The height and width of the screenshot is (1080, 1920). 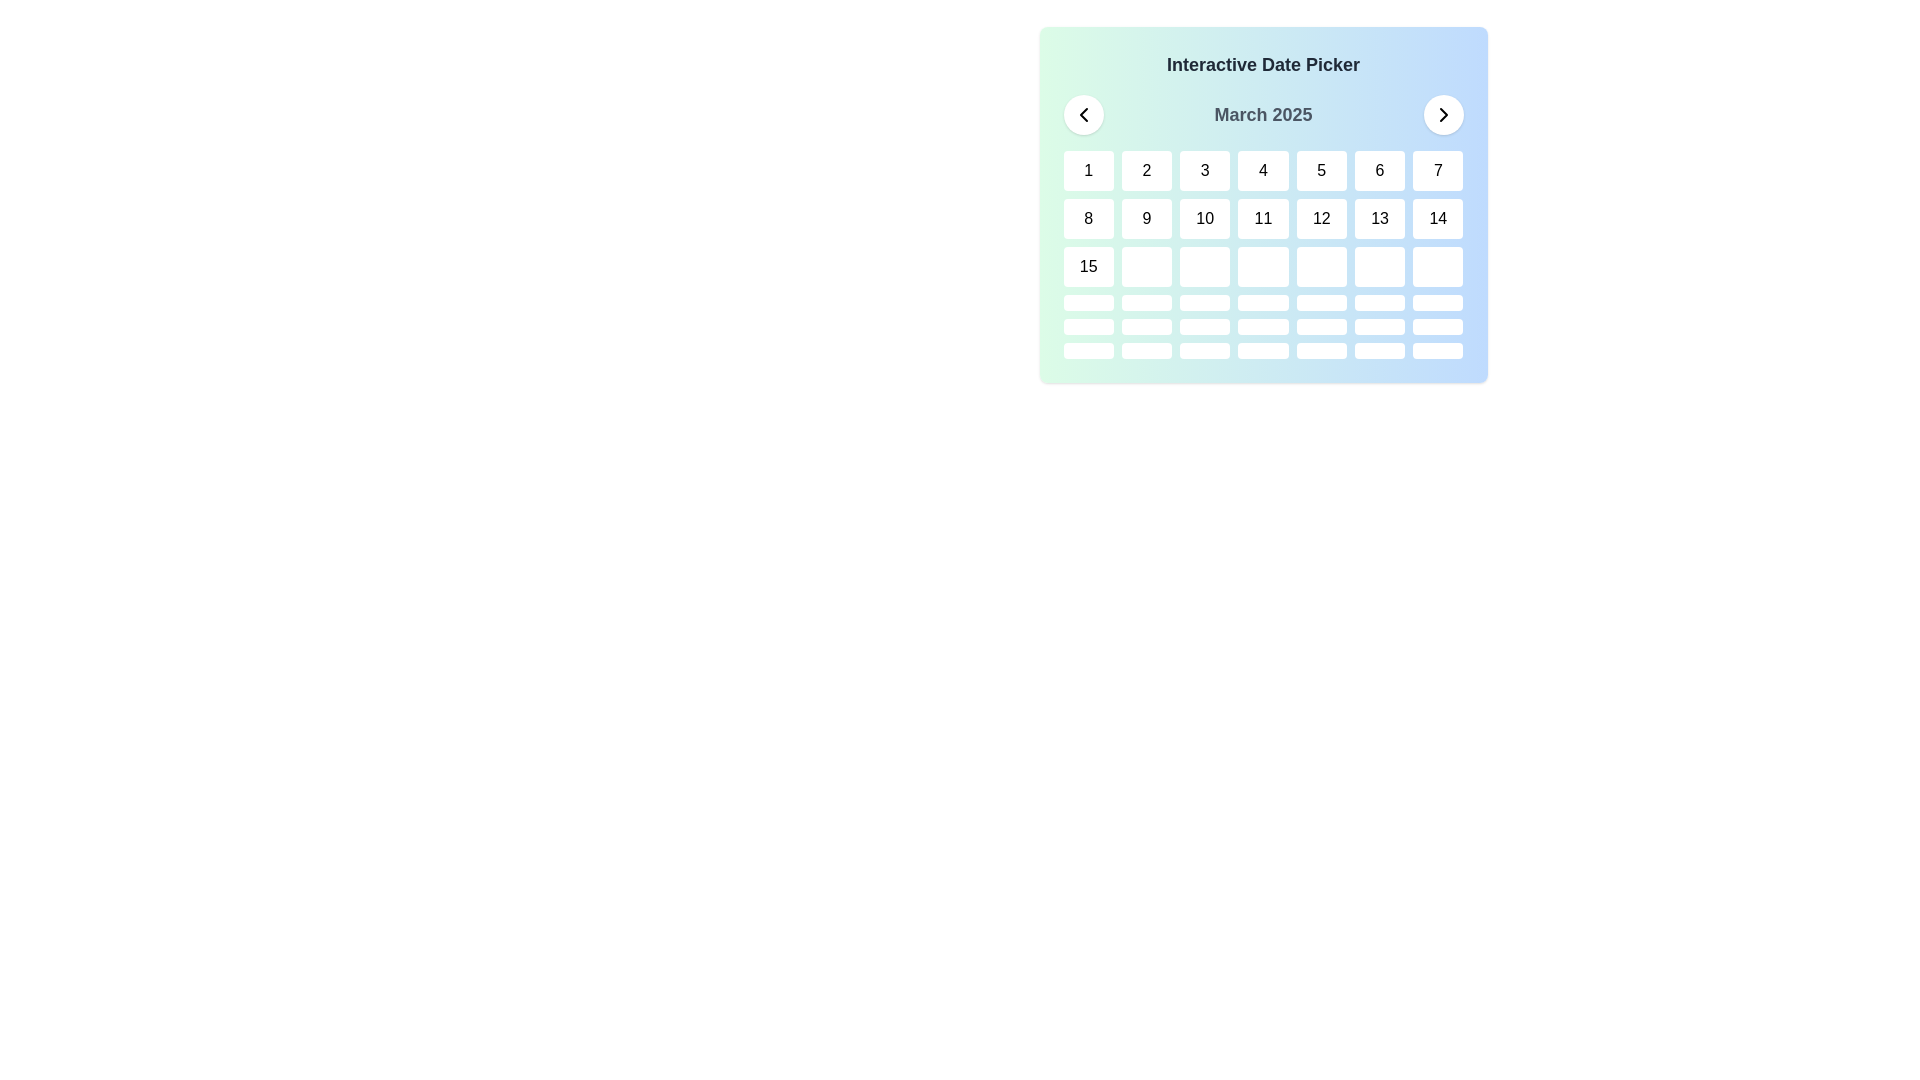 I want to click on the interactive button located in the 4th row and 4th column of the graphical date picker widget, so click(x=1262, y=326).